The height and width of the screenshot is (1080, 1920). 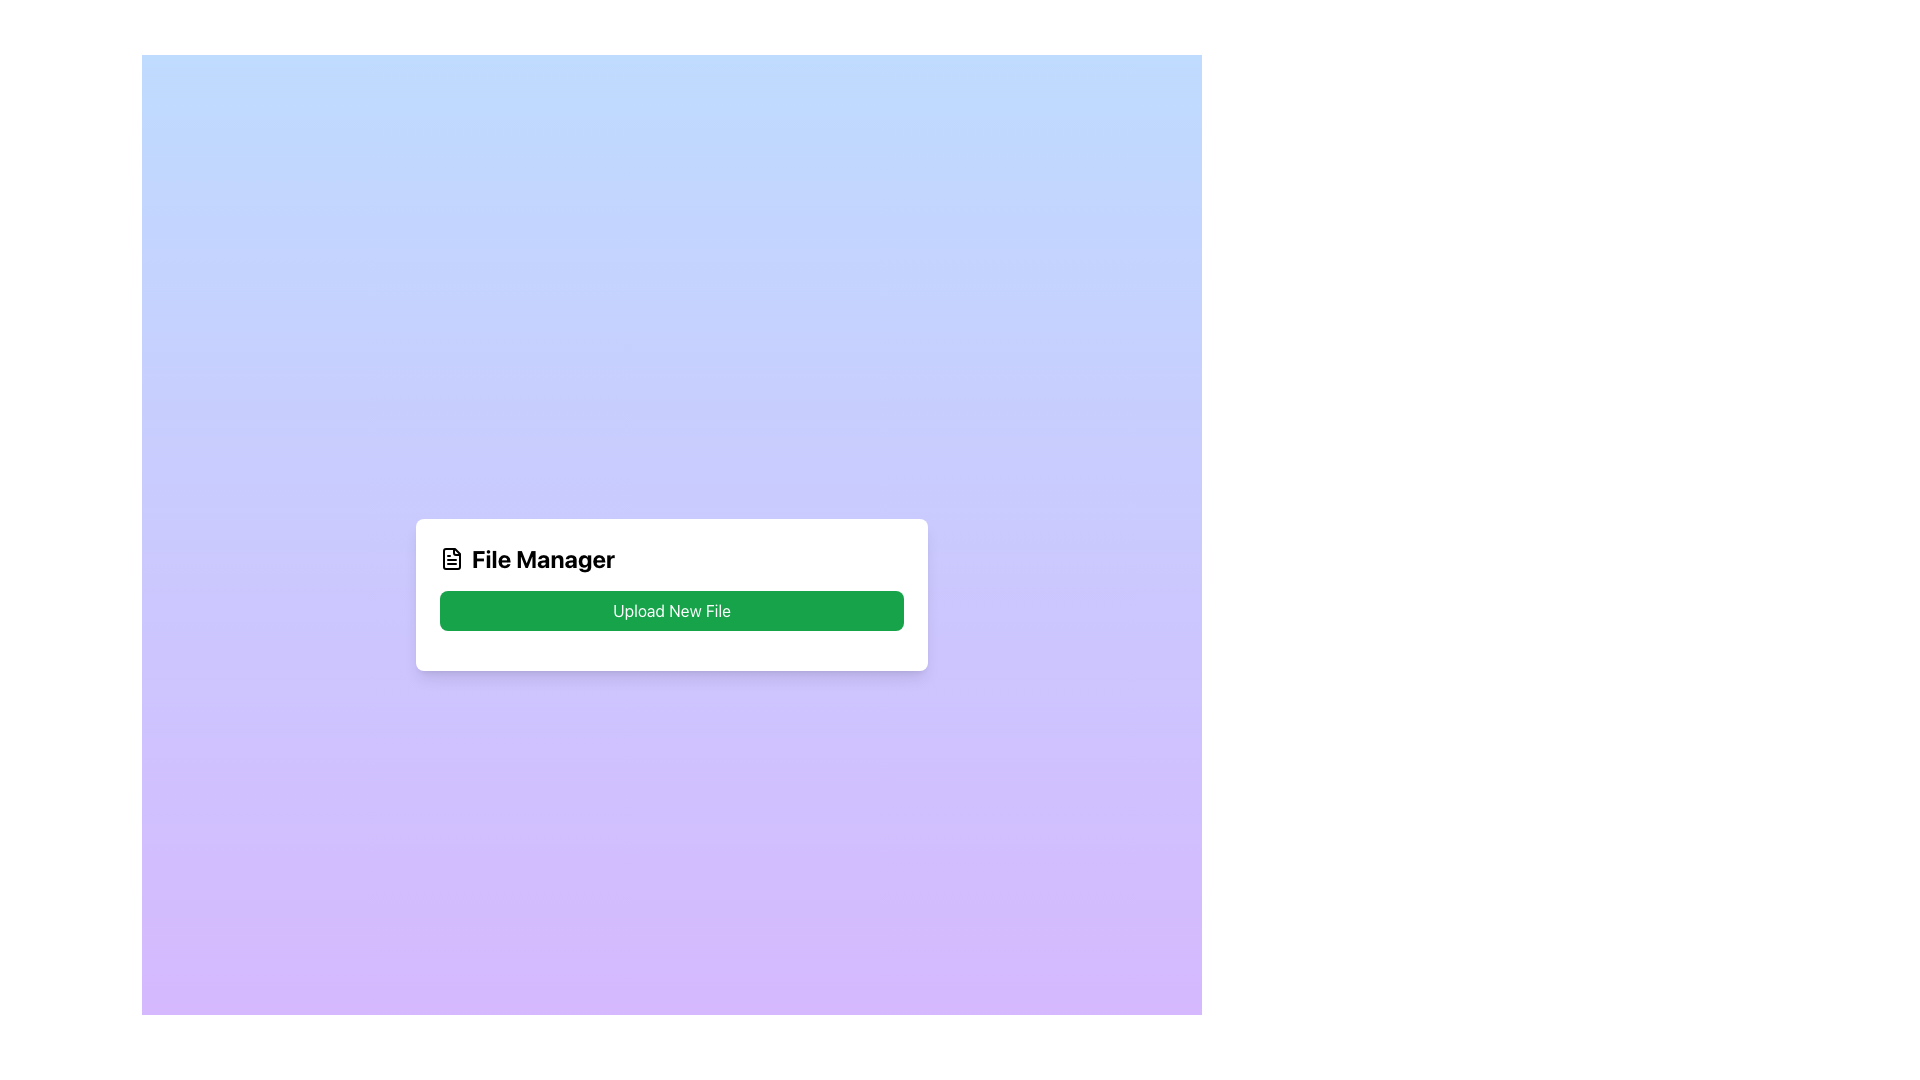 What do you see at coordinates (450, 559) in the screenshot?
I see `the file icon that resembles a paper document, located to the left of the bold 'File Manager' text in the header area` at bounding box center [450, 559].